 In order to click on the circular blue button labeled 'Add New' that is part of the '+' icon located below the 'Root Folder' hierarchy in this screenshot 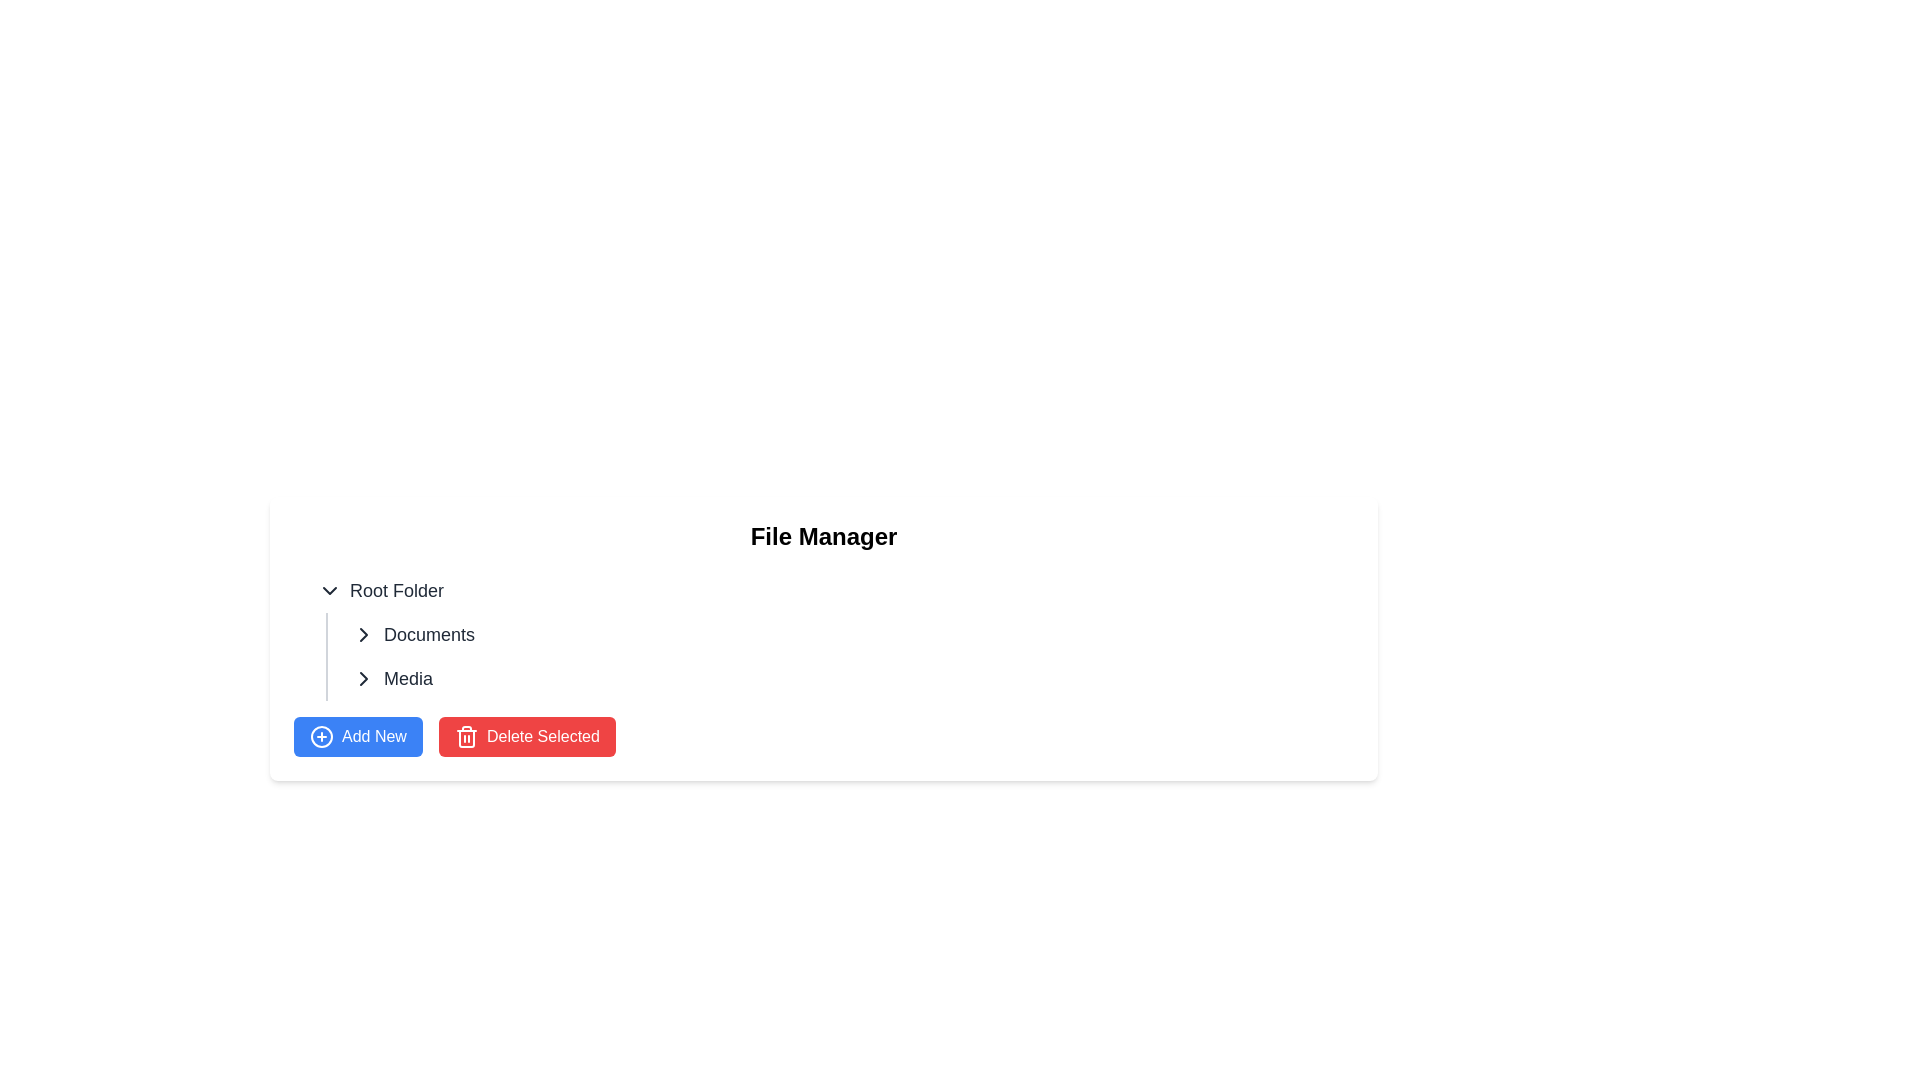, I will do `click(321, 736)`.